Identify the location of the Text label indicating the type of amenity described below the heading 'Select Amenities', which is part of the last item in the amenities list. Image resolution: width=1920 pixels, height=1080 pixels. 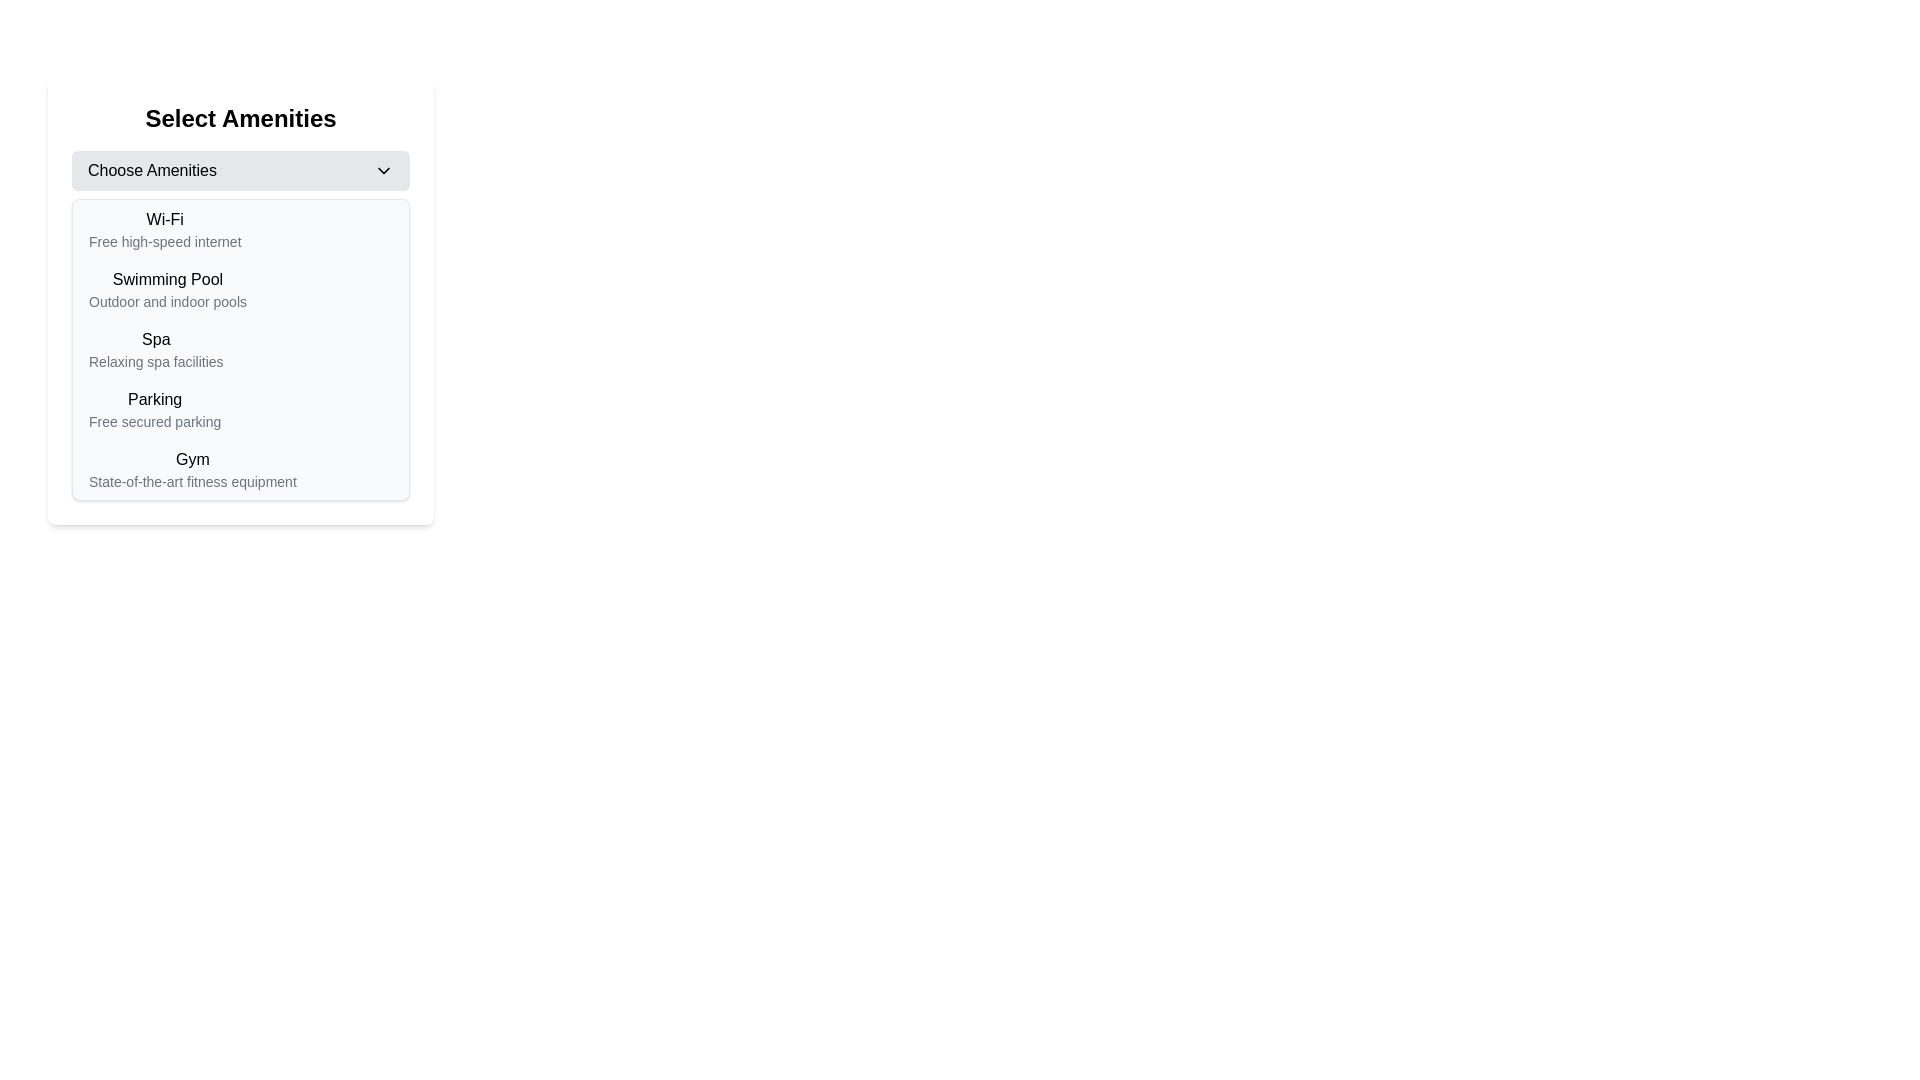
(192, 459).